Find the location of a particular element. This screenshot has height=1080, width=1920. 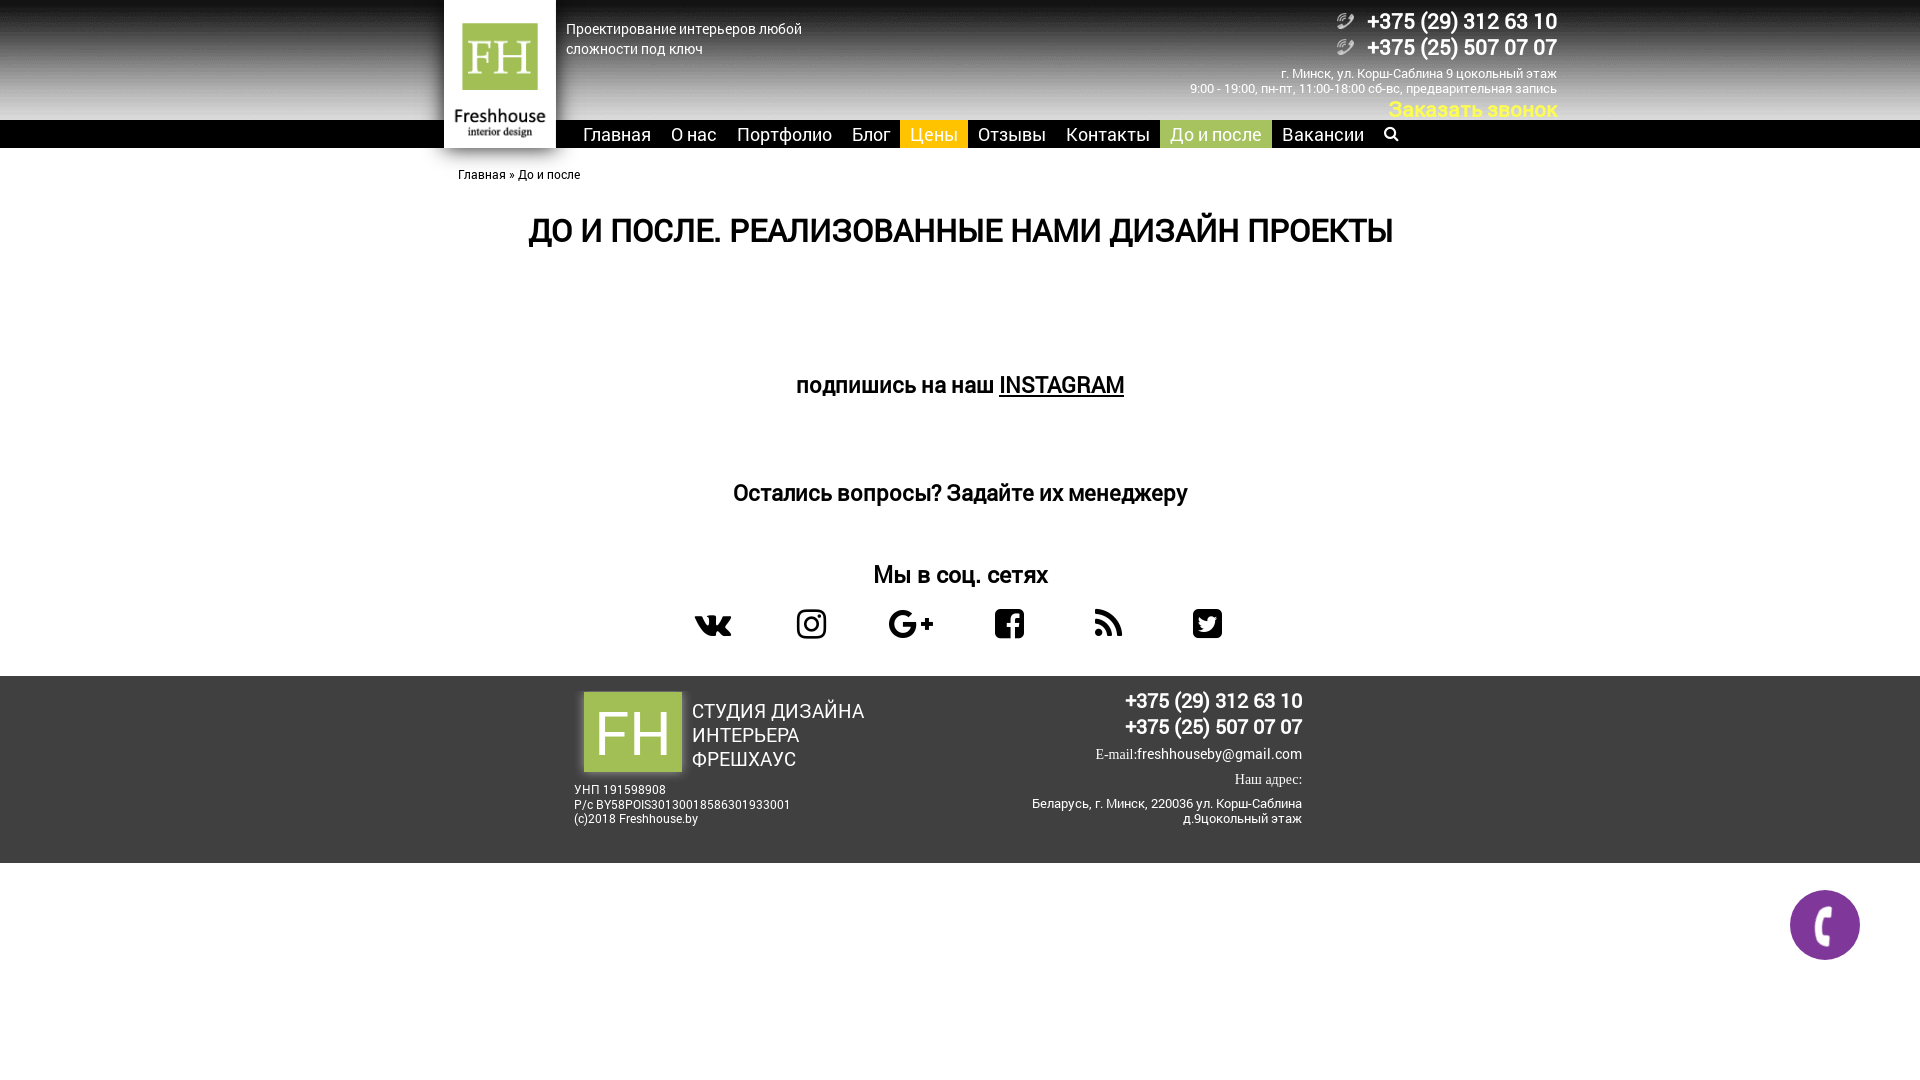

'+375 (29) 312 63 10' is located at coordinates (1460, 20).